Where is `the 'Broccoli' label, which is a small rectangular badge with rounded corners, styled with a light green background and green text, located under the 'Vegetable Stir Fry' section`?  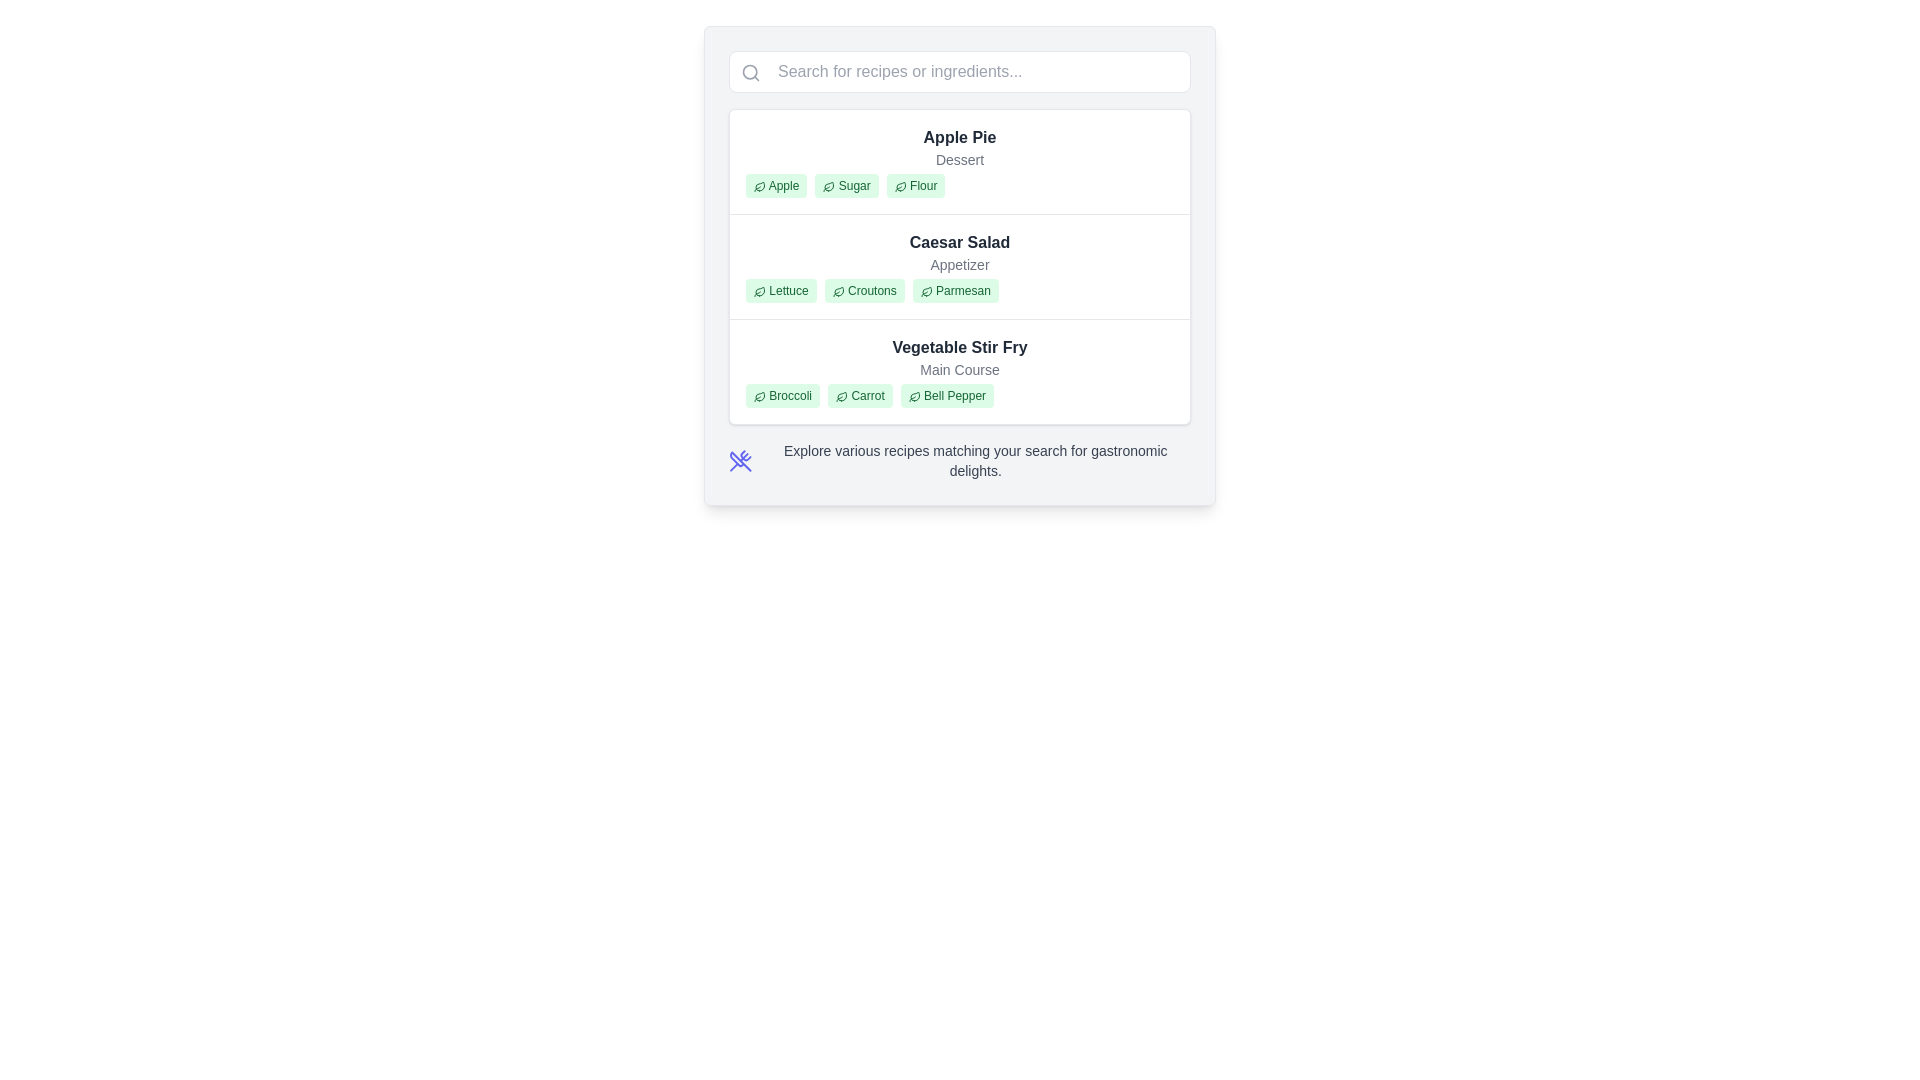
the 'Broccoli' label, which is a small rectangular badge with rounded corners, styled with a light green background and green text, located under the 'Vegetable Stir Fry' section is located at coordinates (781, 396).